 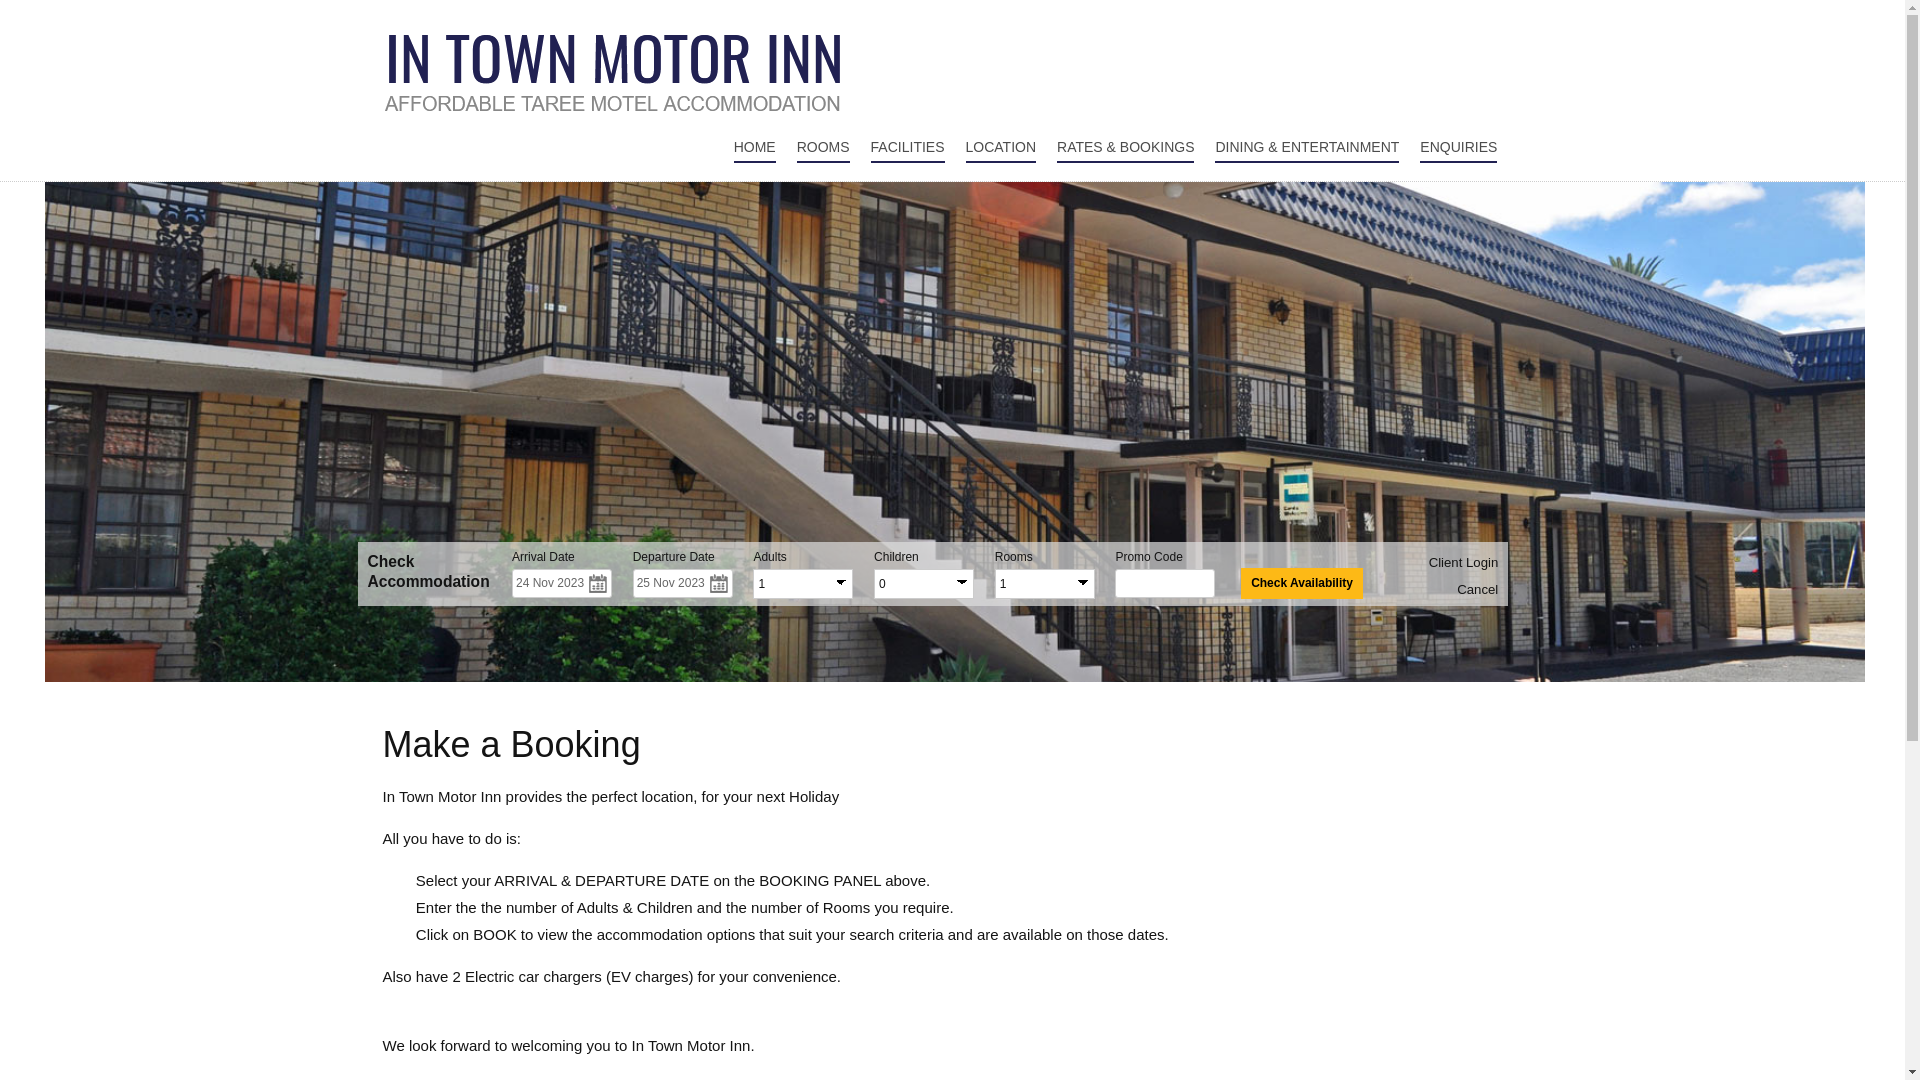 What do you see at coordinates (753, 147) in the screenshot?
I see `'HOME'` at bounding box center [753, 147].